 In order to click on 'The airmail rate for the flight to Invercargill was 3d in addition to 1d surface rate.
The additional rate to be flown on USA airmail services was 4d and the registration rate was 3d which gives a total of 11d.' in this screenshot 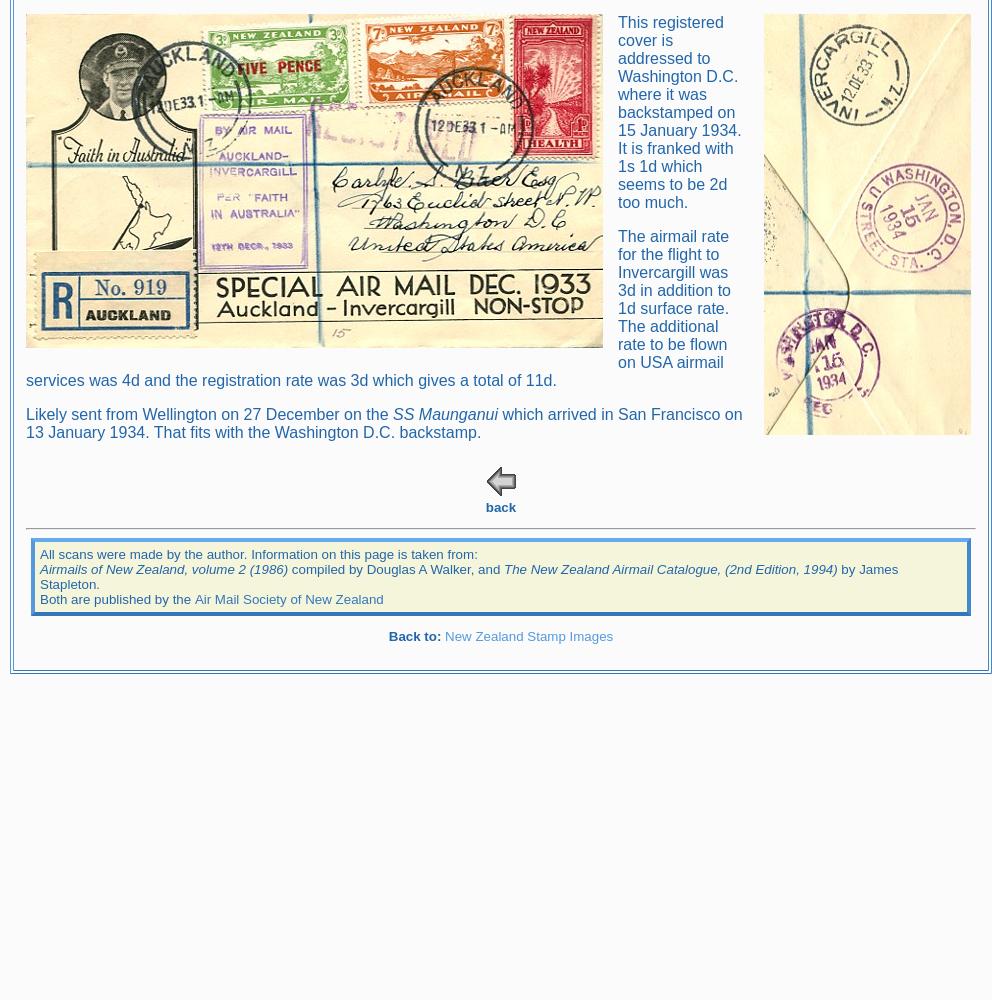, I will do `click(24, 307)`.